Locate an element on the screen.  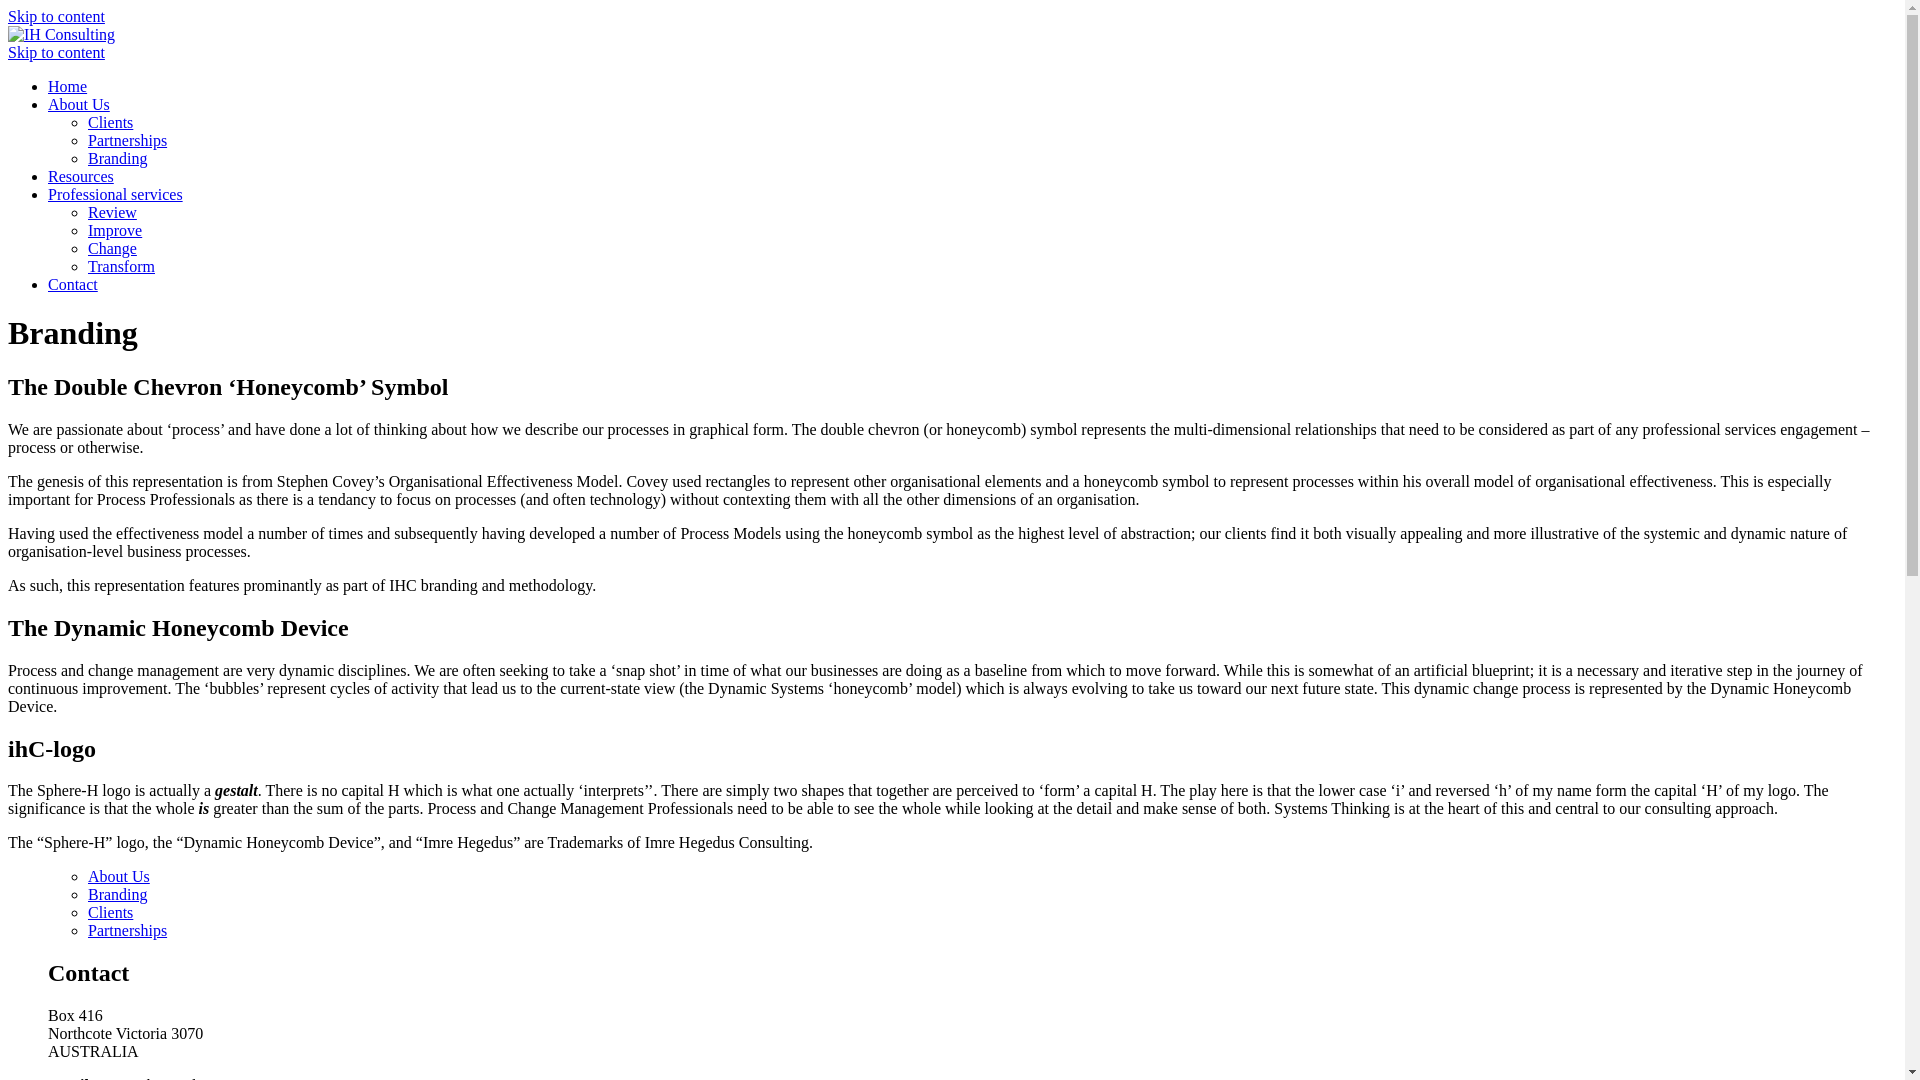
'Home' is located at coordinates (67, 85).